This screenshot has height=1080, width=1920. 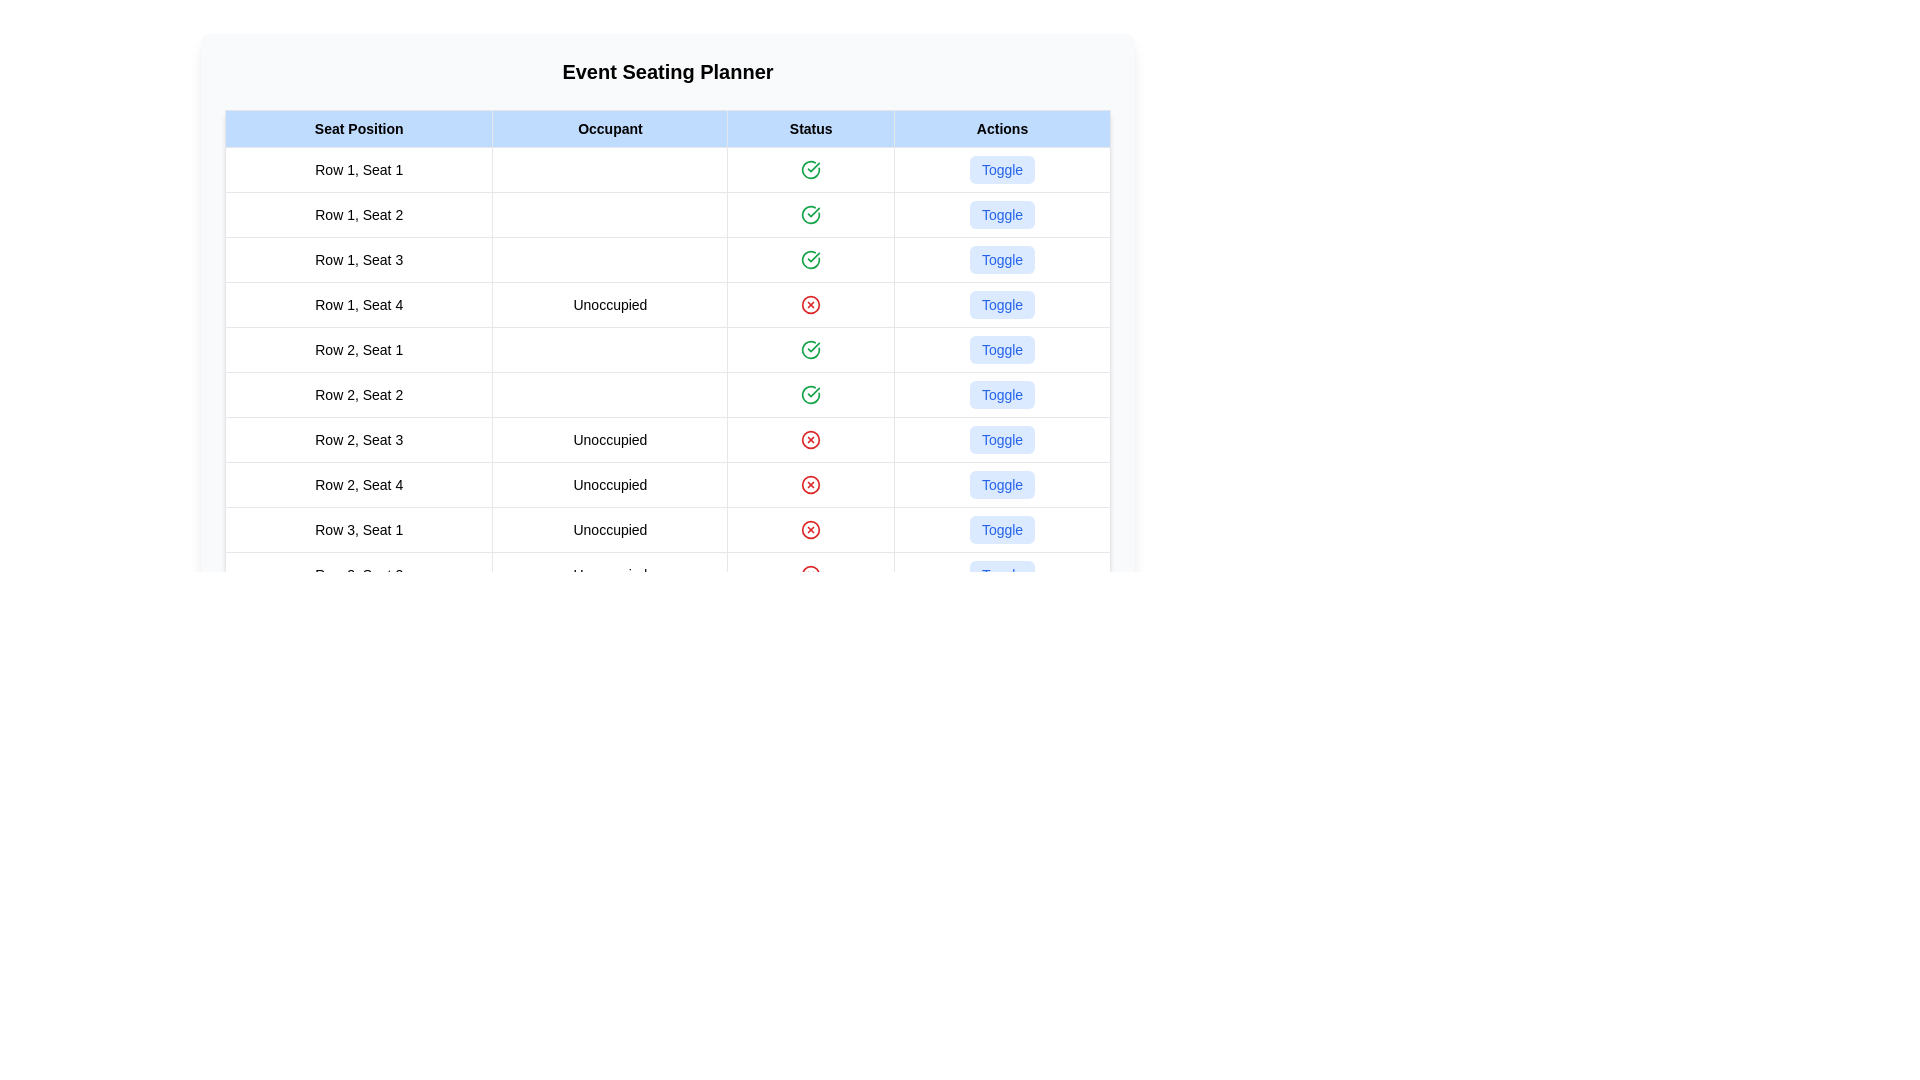 I want to click on the 'Toggle' button with a light blue background located in the 'Actions' column of the 'Event Seating Planner' section for 'Row 2, Seat 1', so click(x=1002, y=349).